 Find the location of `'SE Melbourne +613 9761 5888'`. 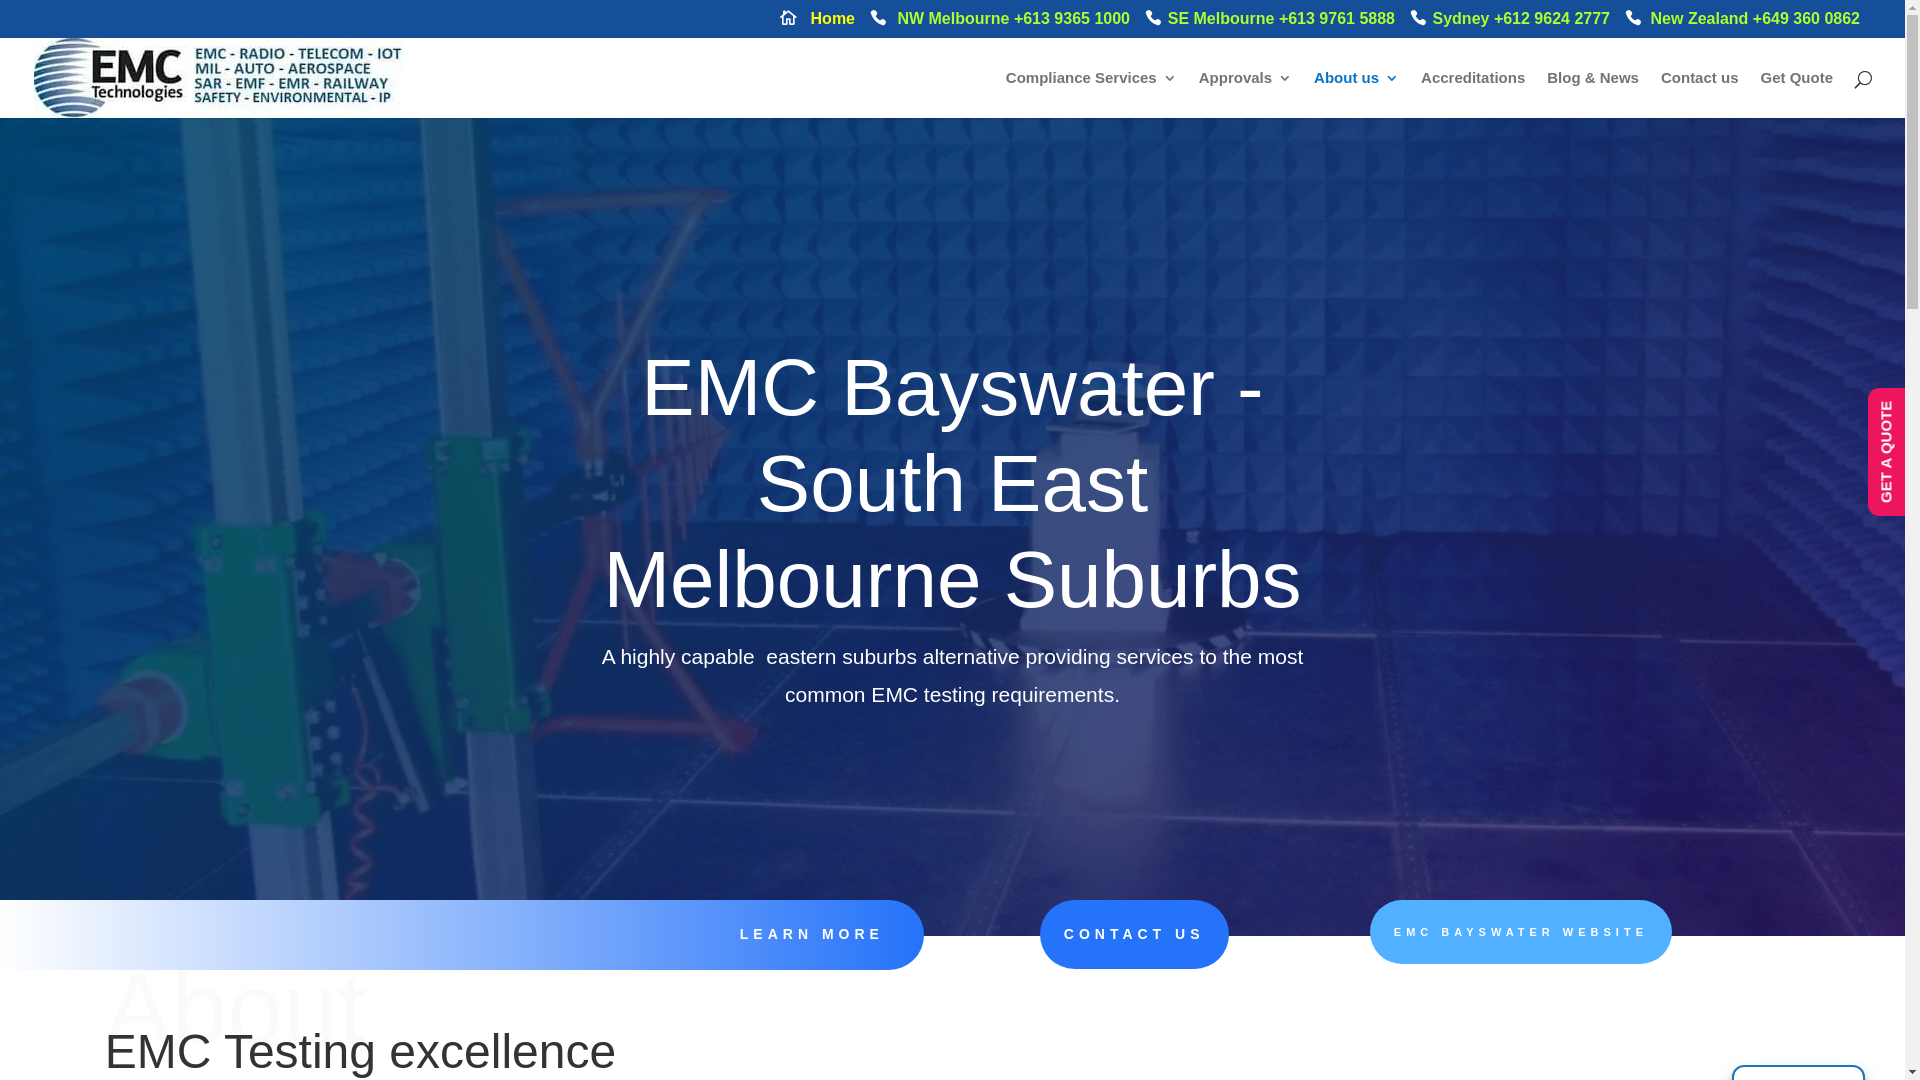

'SE Melbourne +613 9761 5888' is located at coordinates (1269, 24).